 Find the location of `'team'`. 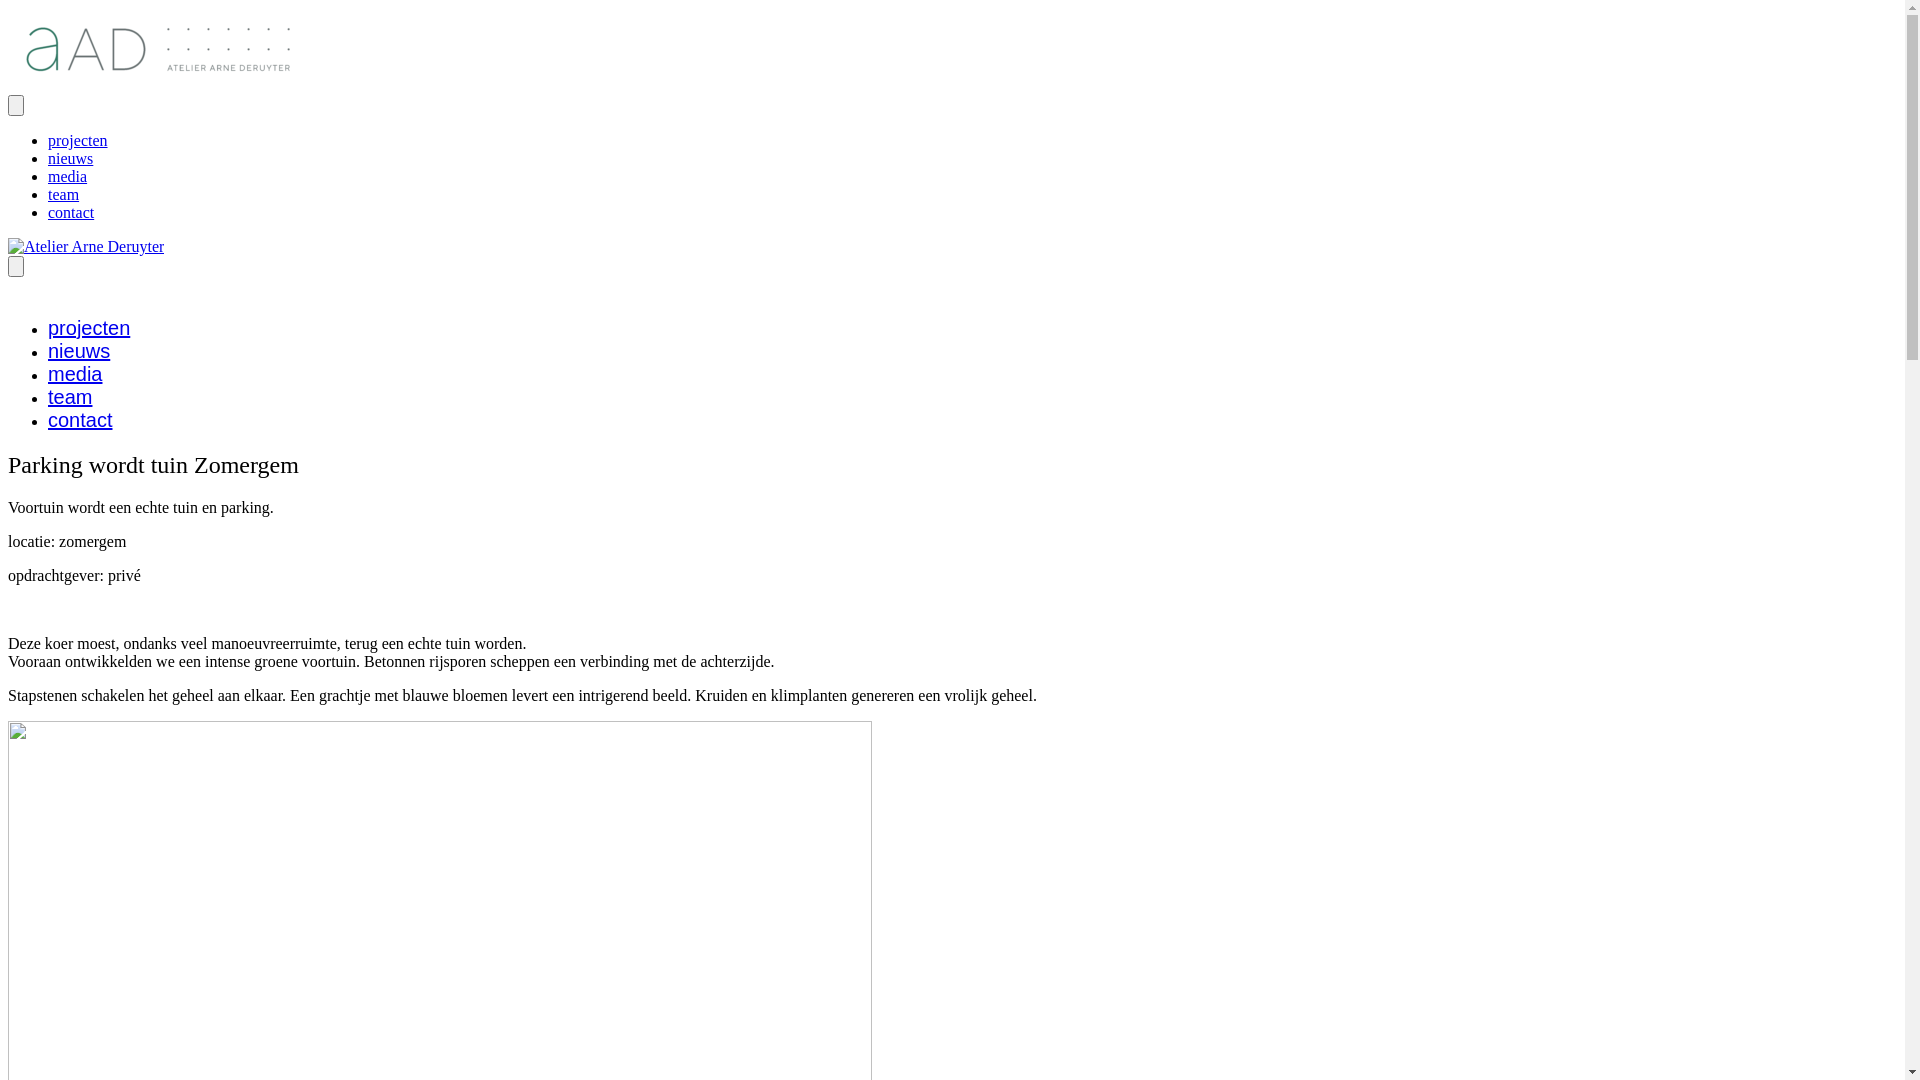

'team' is located at coordinates (48, 194).